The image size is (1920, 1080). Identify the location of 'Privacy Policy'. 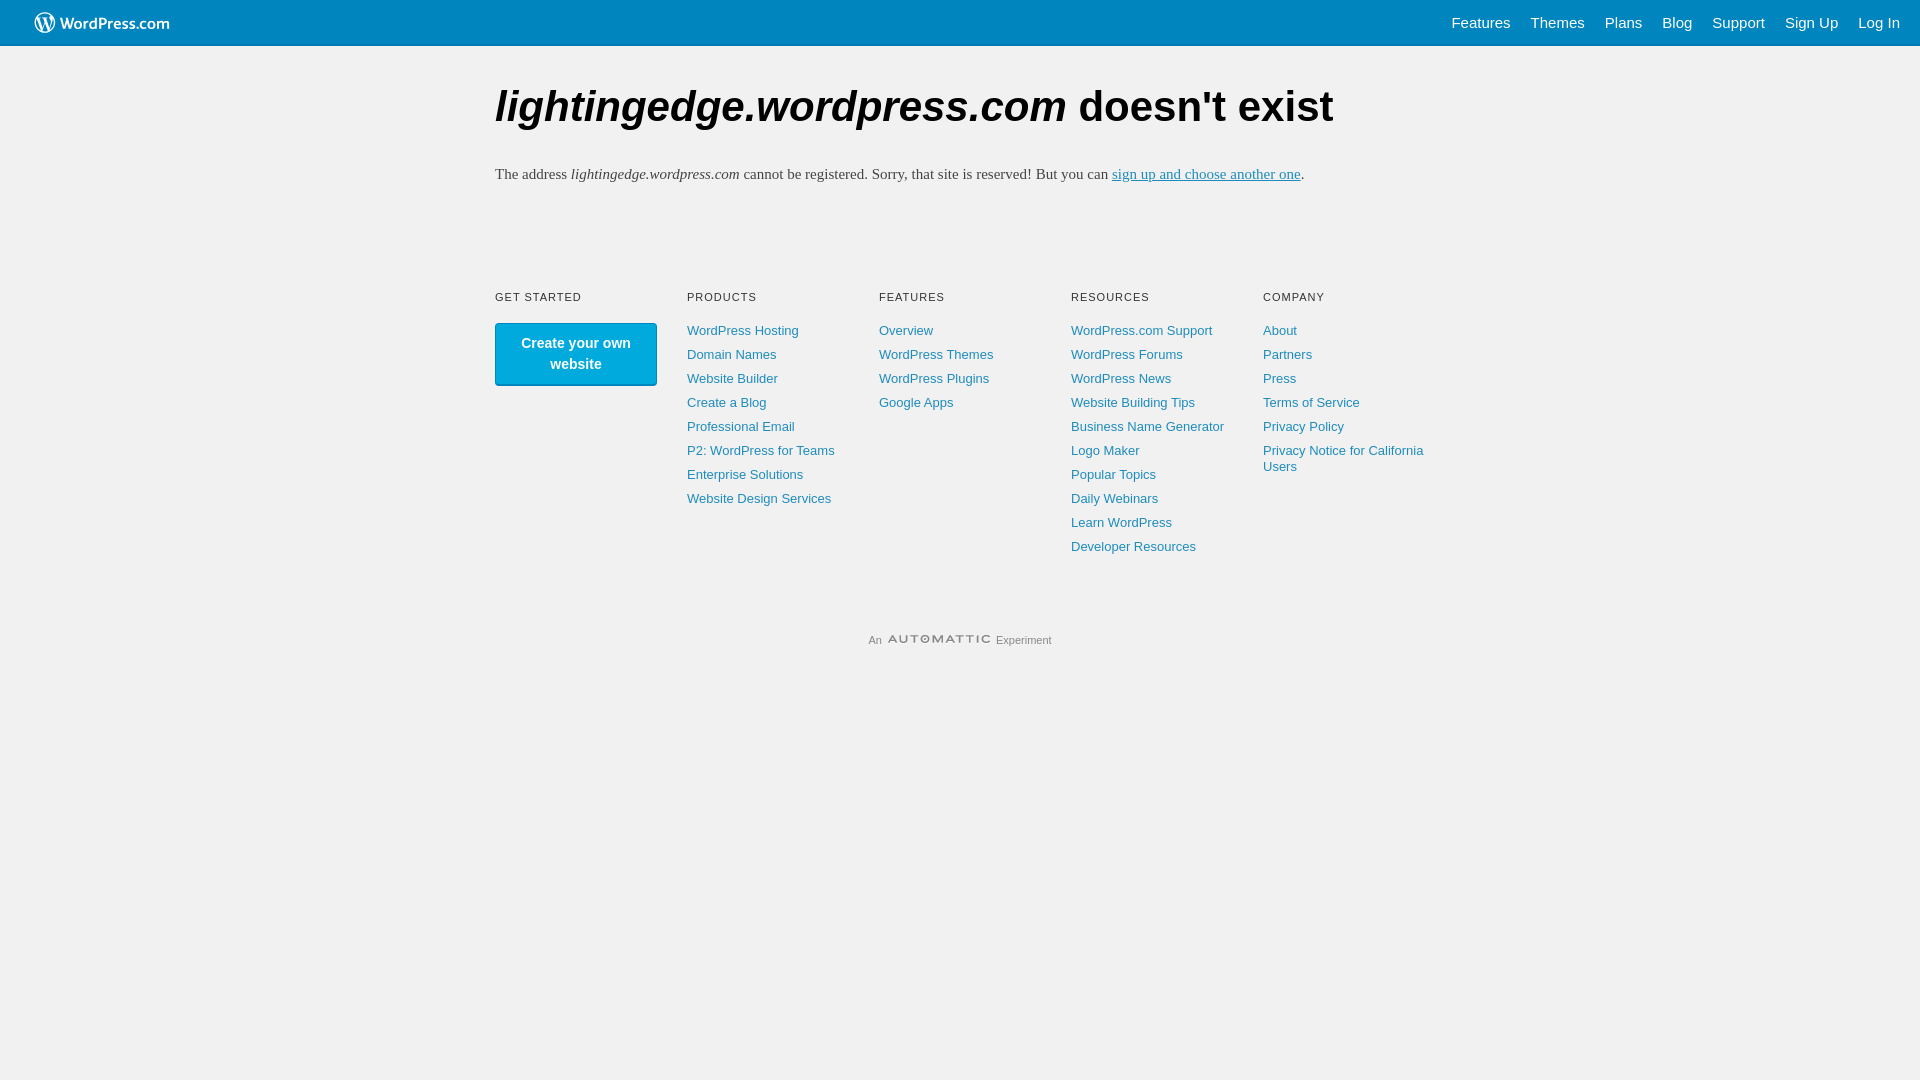
(1261, 425).